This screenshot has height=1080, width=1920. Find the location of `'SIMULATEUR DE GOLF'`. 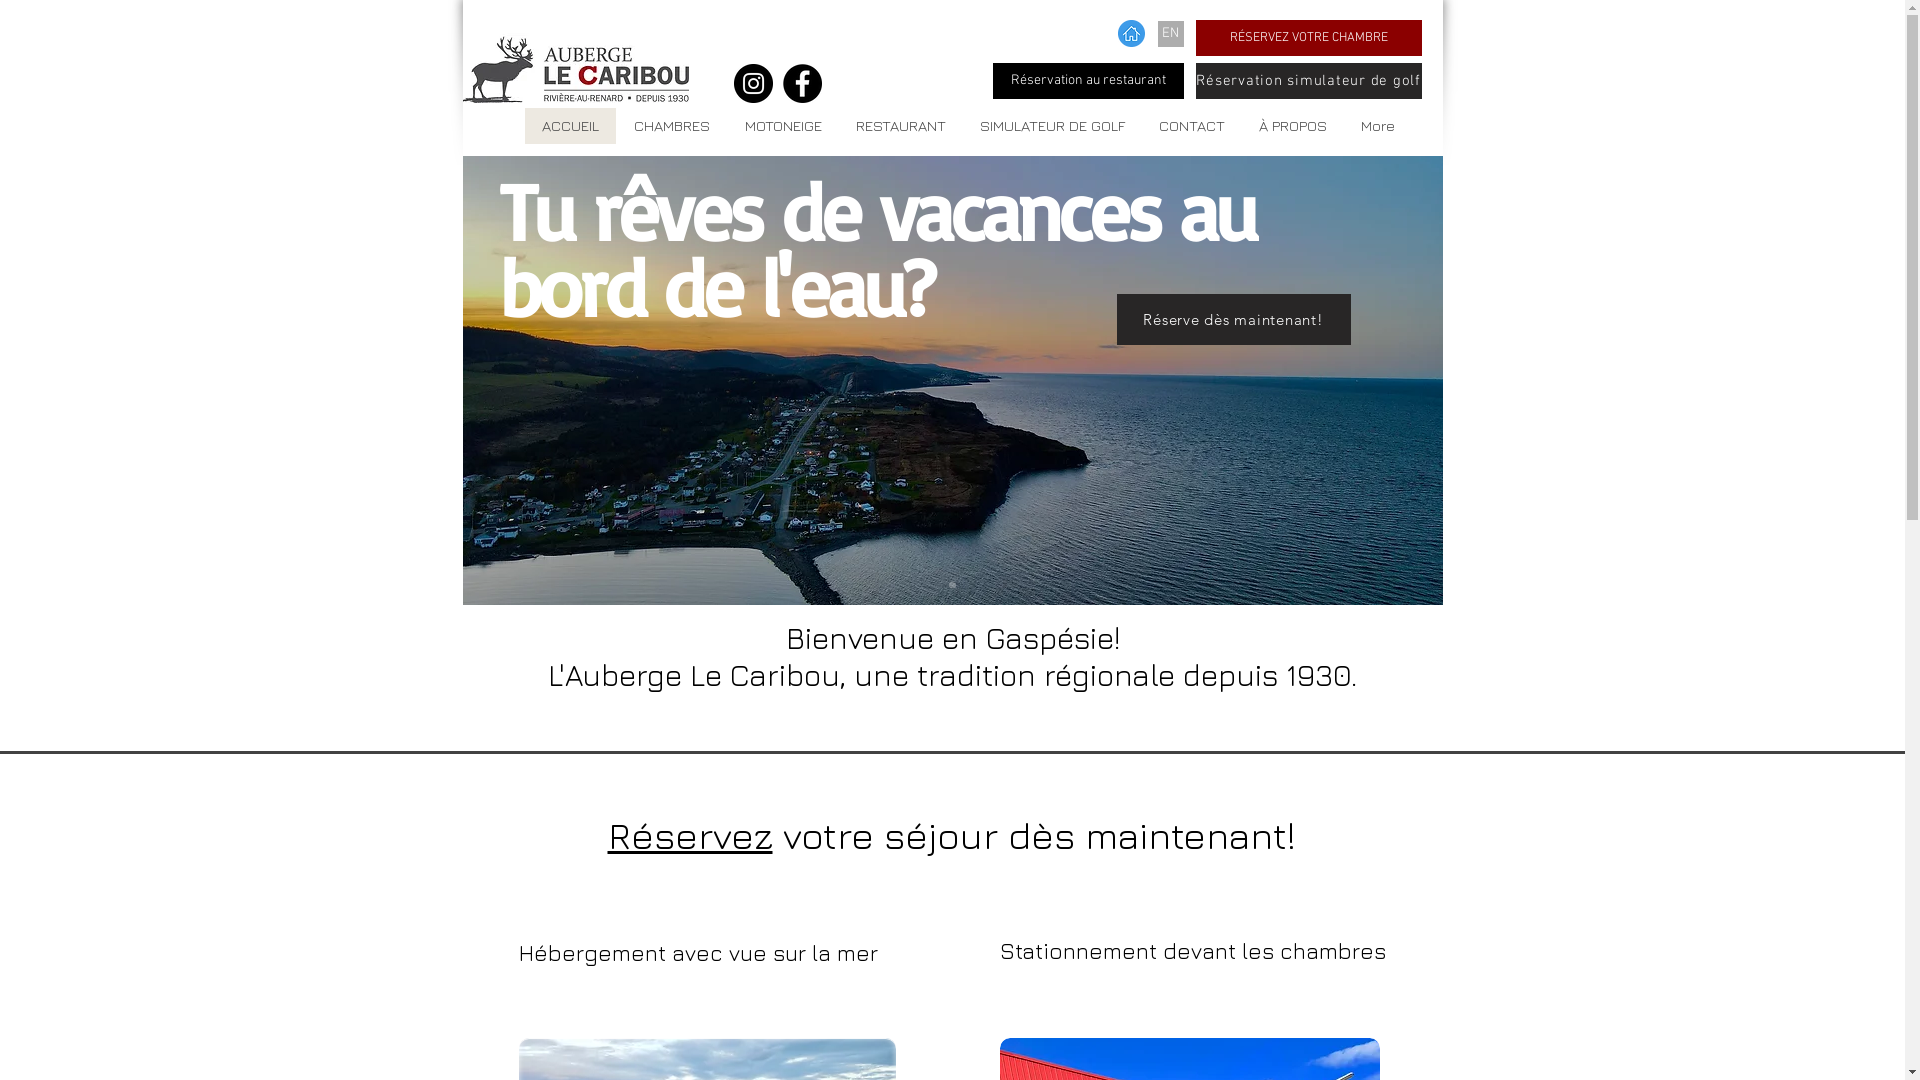

'SIMULATEUR DE GOLF' is located at coordinates (961, 126).